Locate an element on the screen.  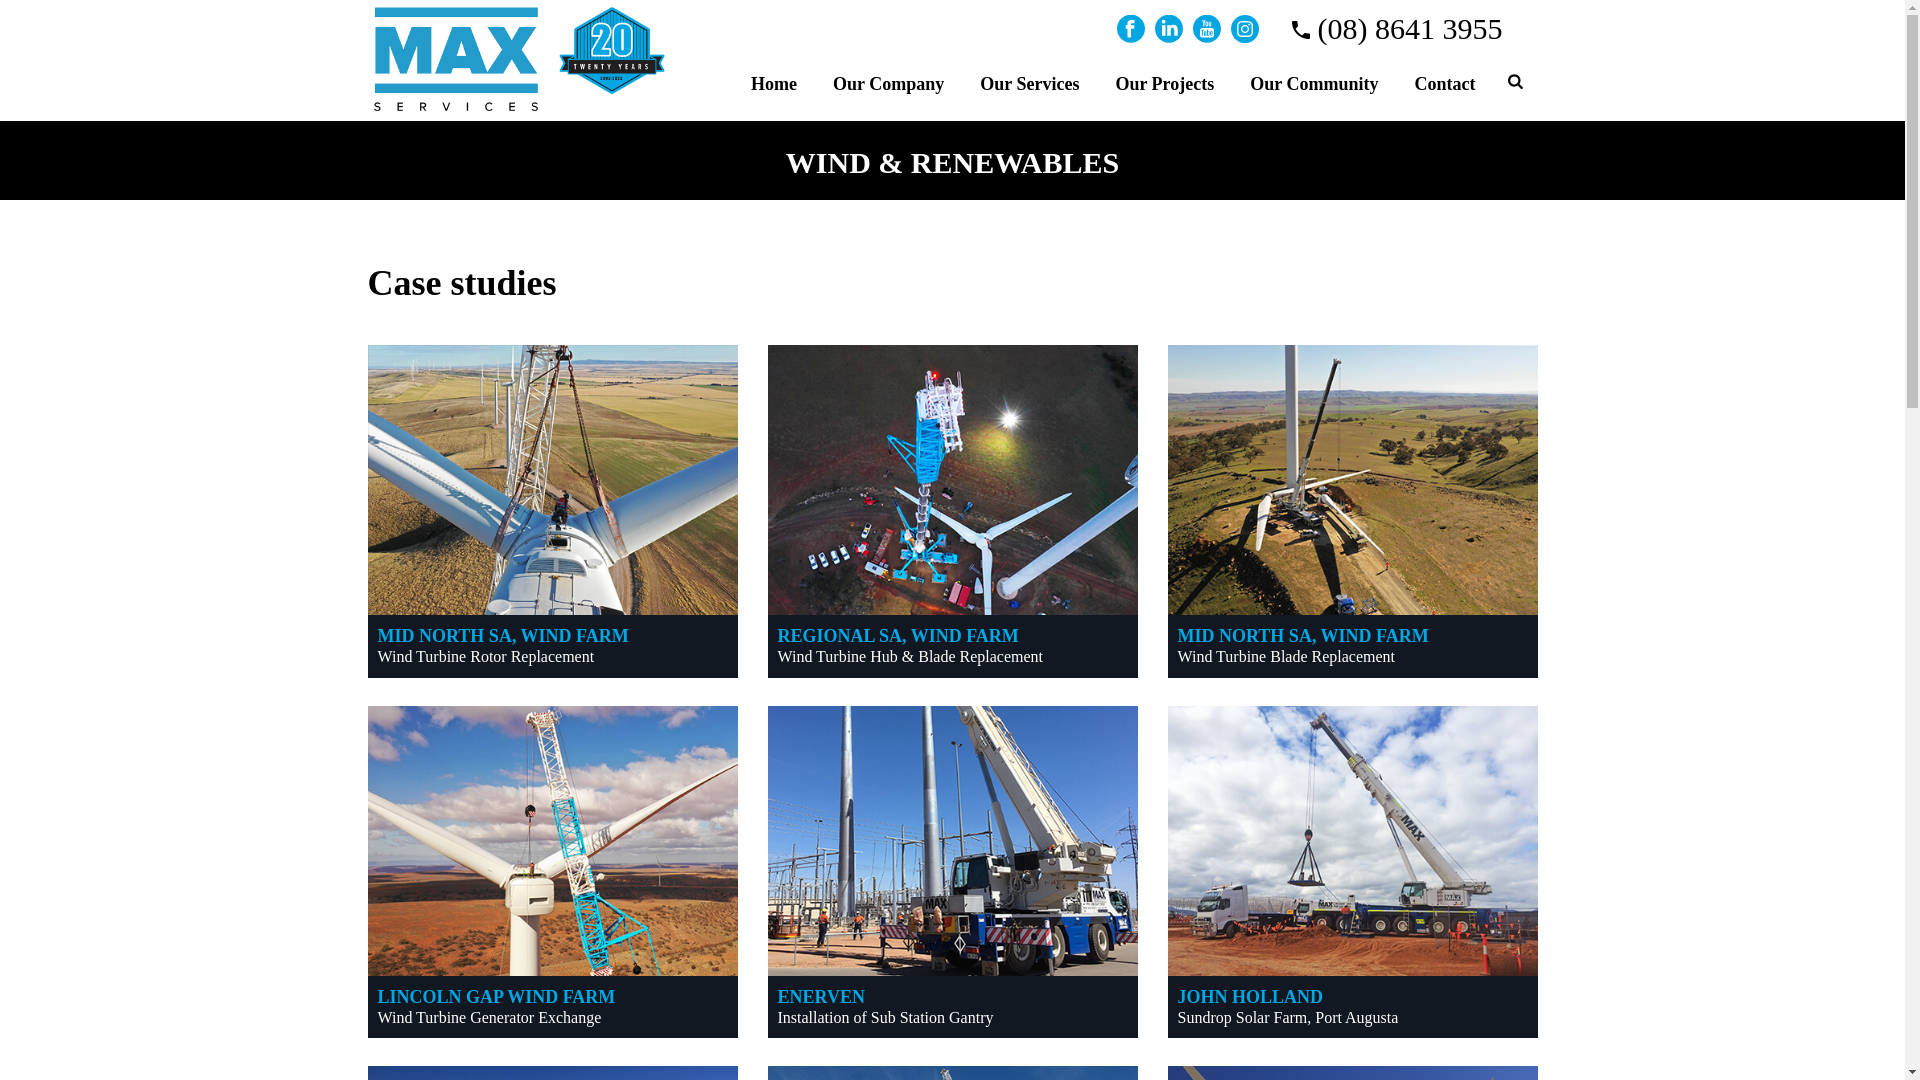
'Wind Turbine Rotor Replacement' is located at coordinates (486, 656).